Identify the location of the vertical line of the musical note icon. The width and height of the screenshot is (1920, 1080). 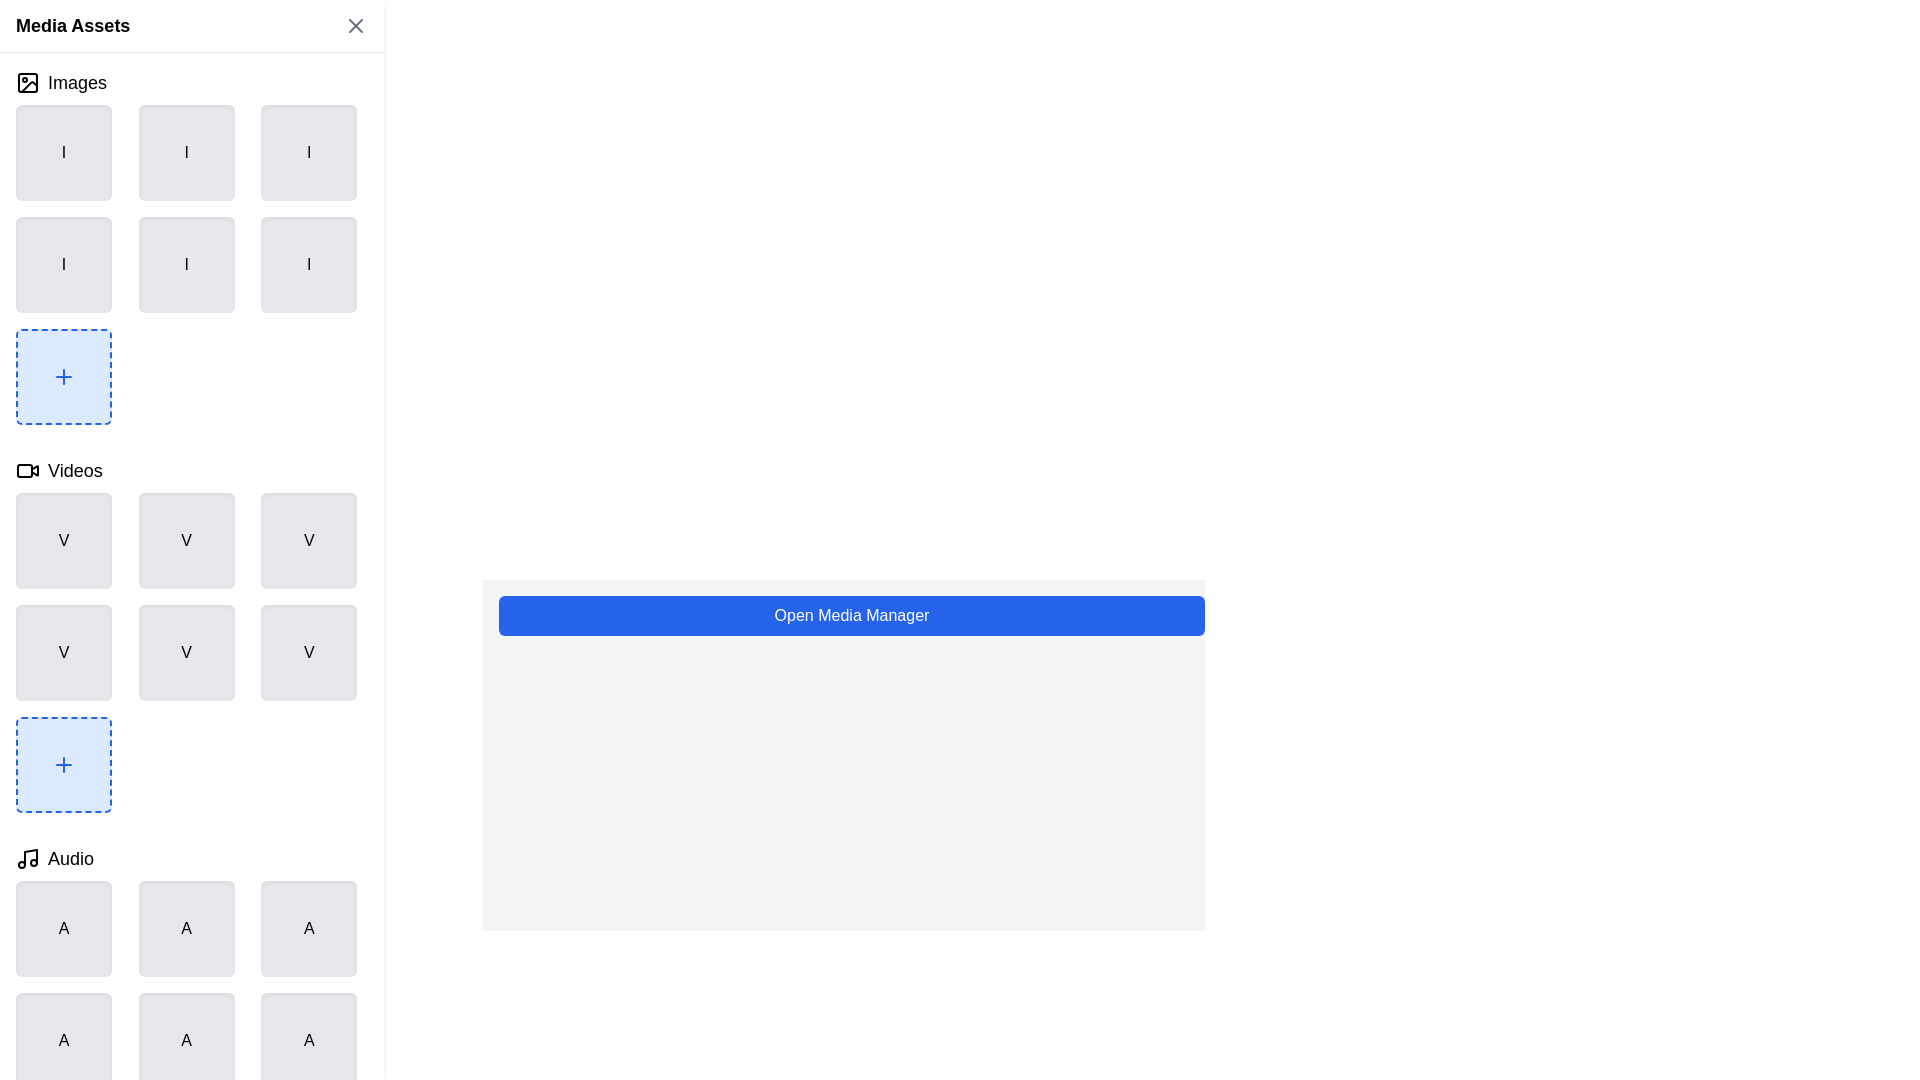
(30, 856).